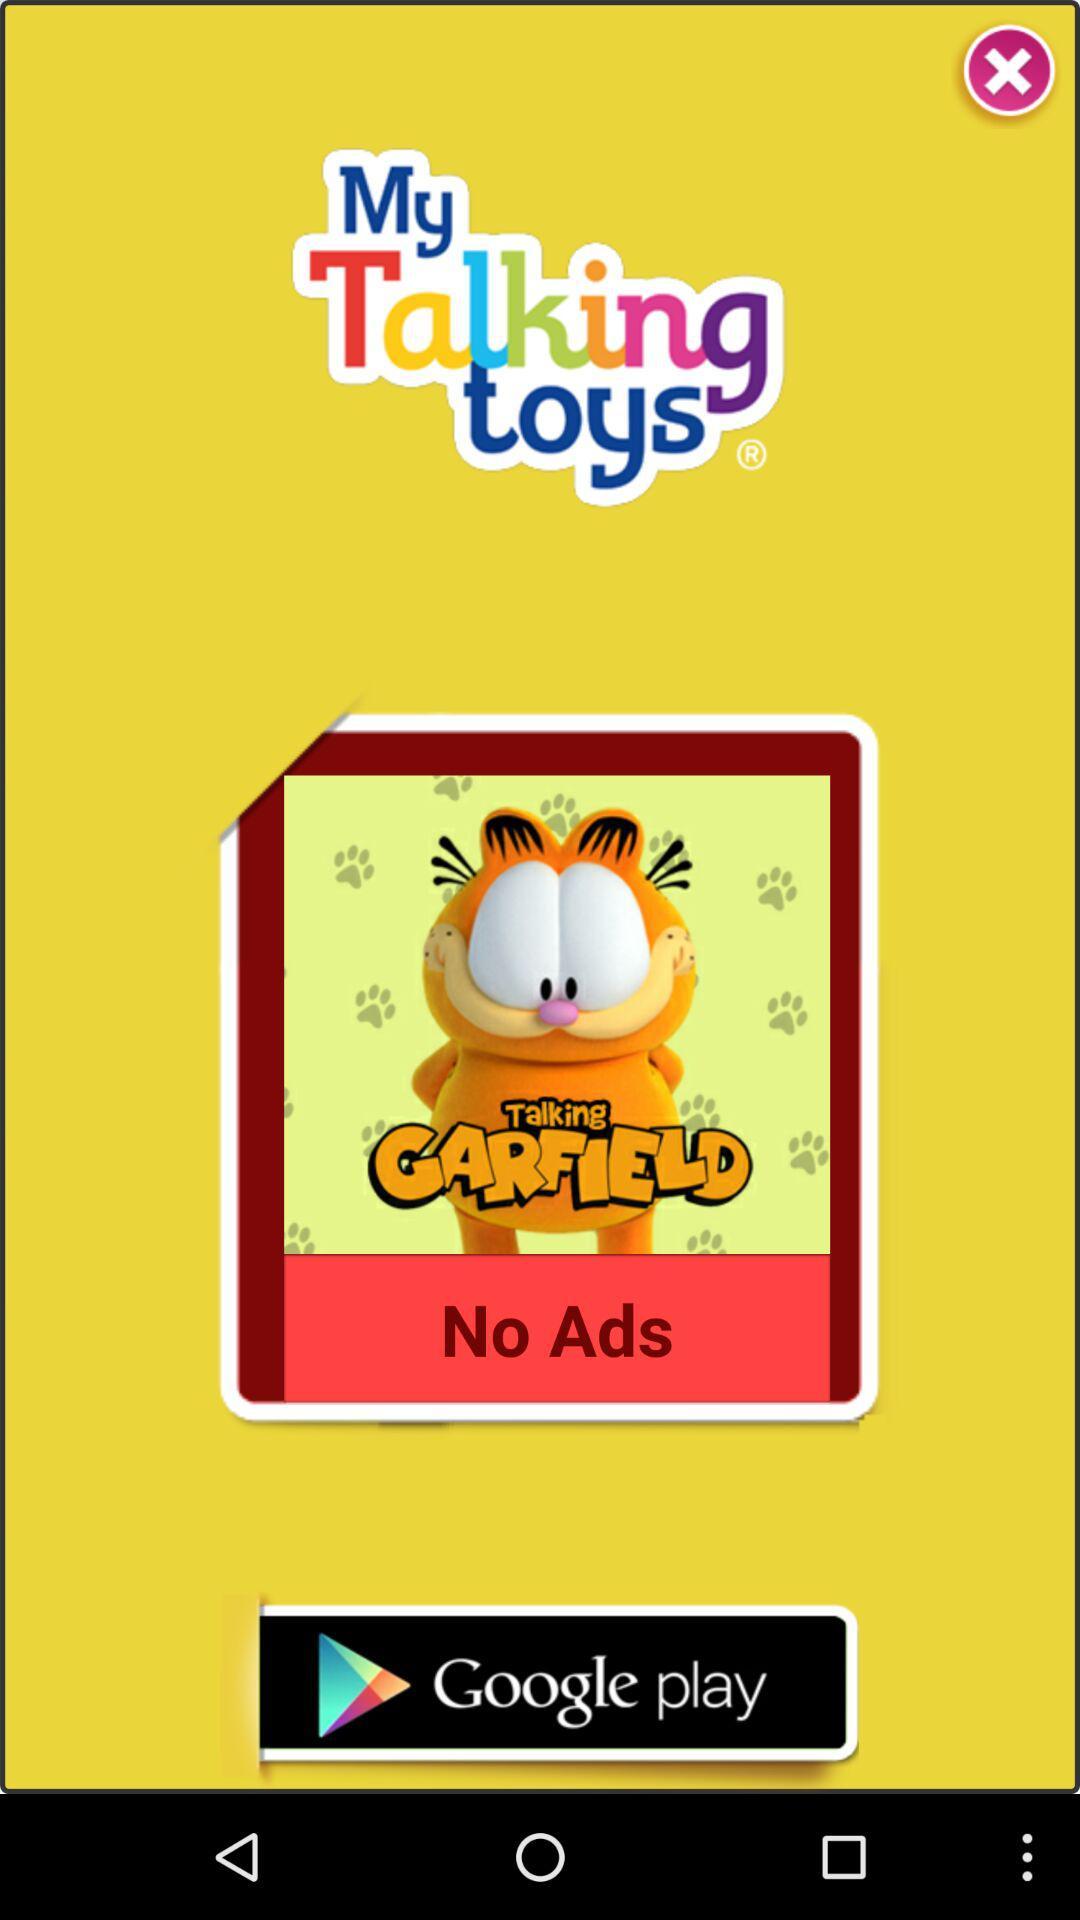 The width and height of the screenshot is (1080, 1920). What do you see at coordinates (538, 1691) in the screenshot?
I see `google play app` at bounding box center [538, 1691].